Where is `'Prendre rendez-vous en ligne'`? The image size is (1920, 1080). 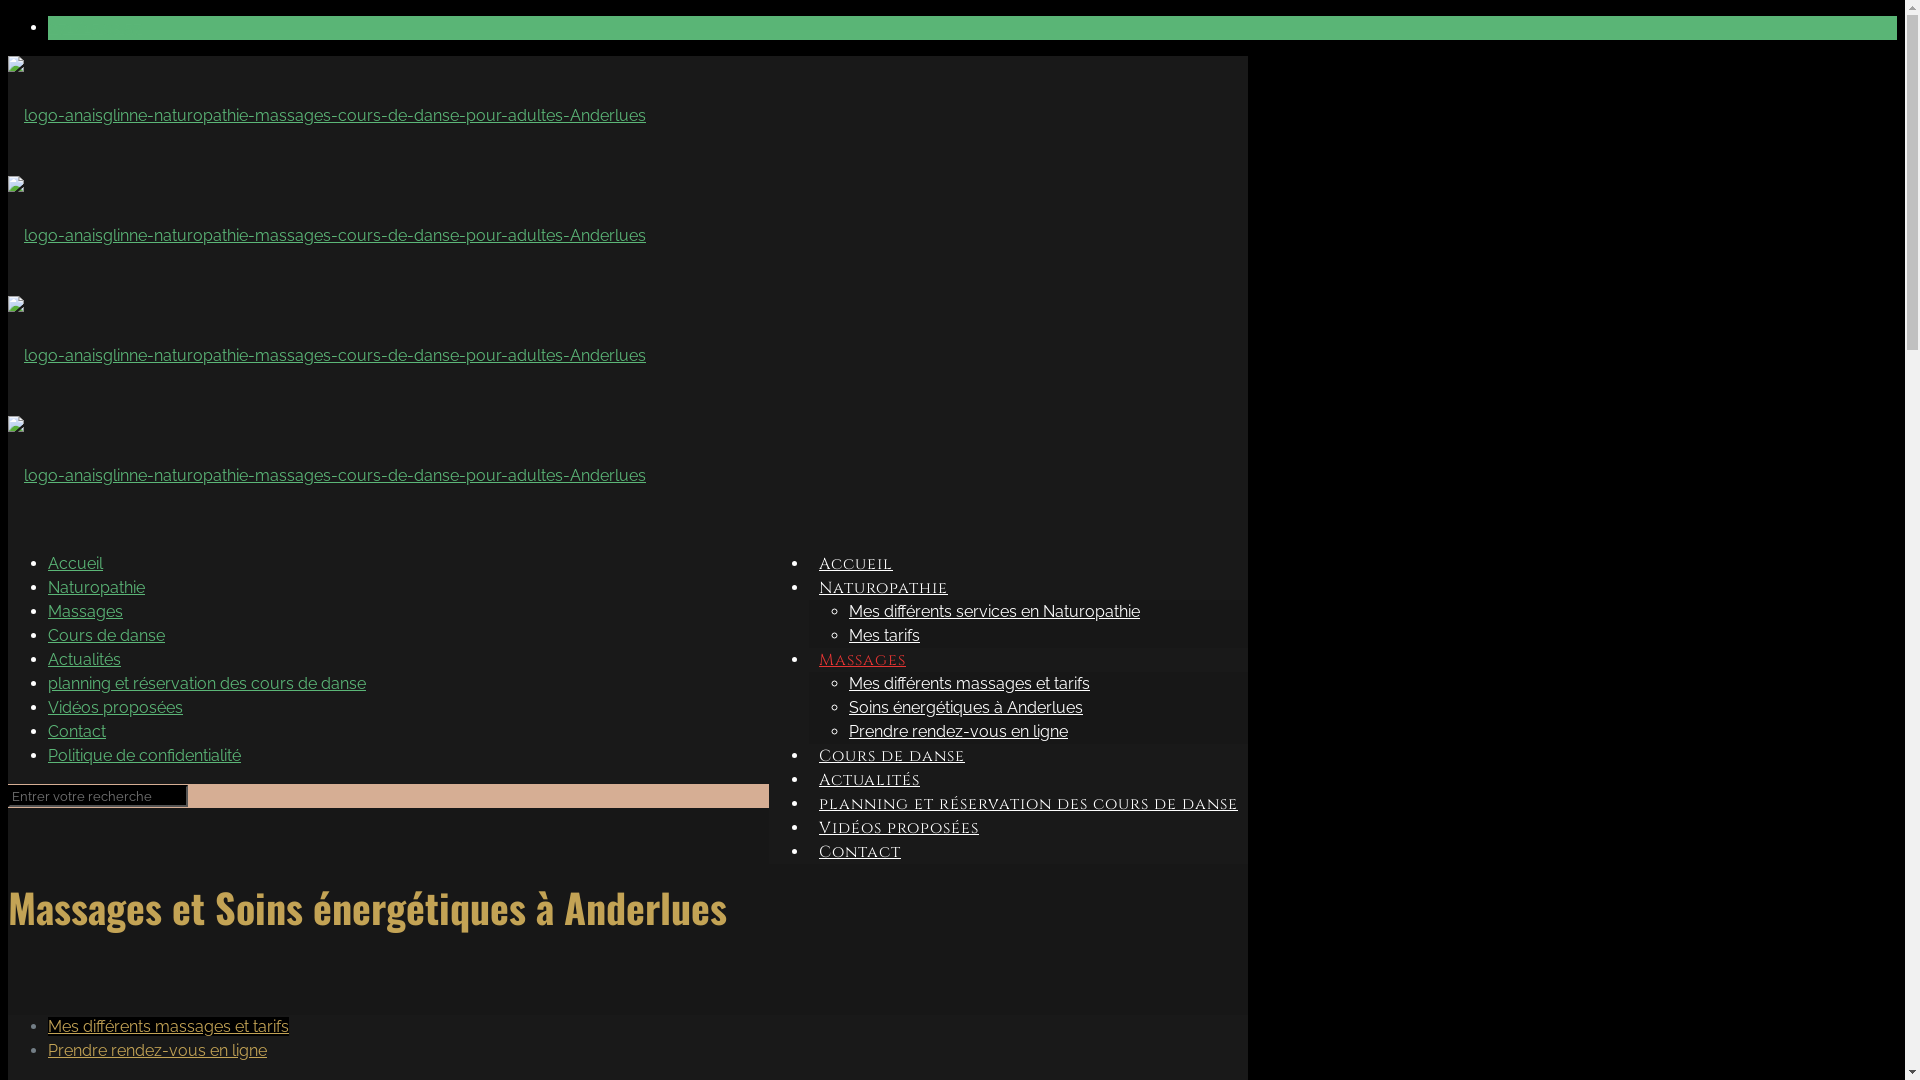
'Prendre rendez-vous en ligne' is located at coordinates (156, 1049).